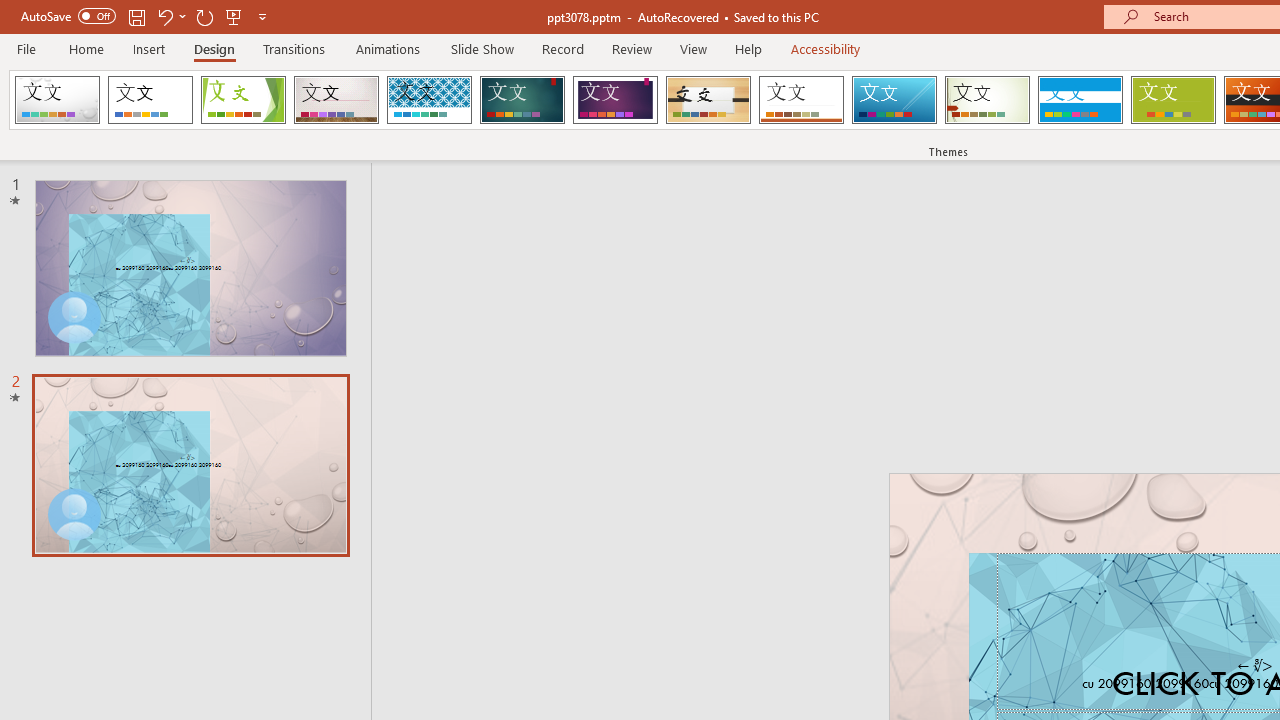 Image resolution: width=1280 pixels, height=720 pixels. What do you see at coordinates (149, 100) in the screenshot?
I see `'Office Theme'` at bounding box center [149, 100].